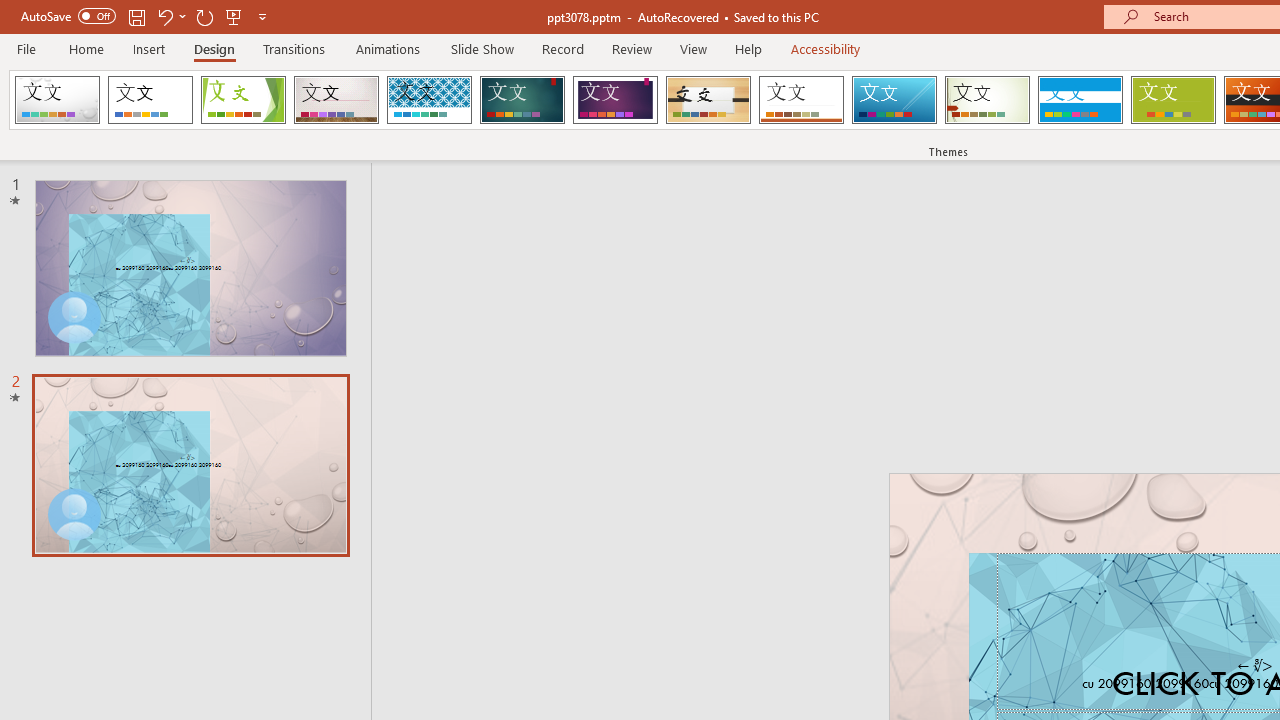 Image resolution: width=1280 pixels, height=720 pixels. What do you see at coordinates (149, 100) in the screenshot?
I see `'Office Theme'` at bounding box center [149, 100].